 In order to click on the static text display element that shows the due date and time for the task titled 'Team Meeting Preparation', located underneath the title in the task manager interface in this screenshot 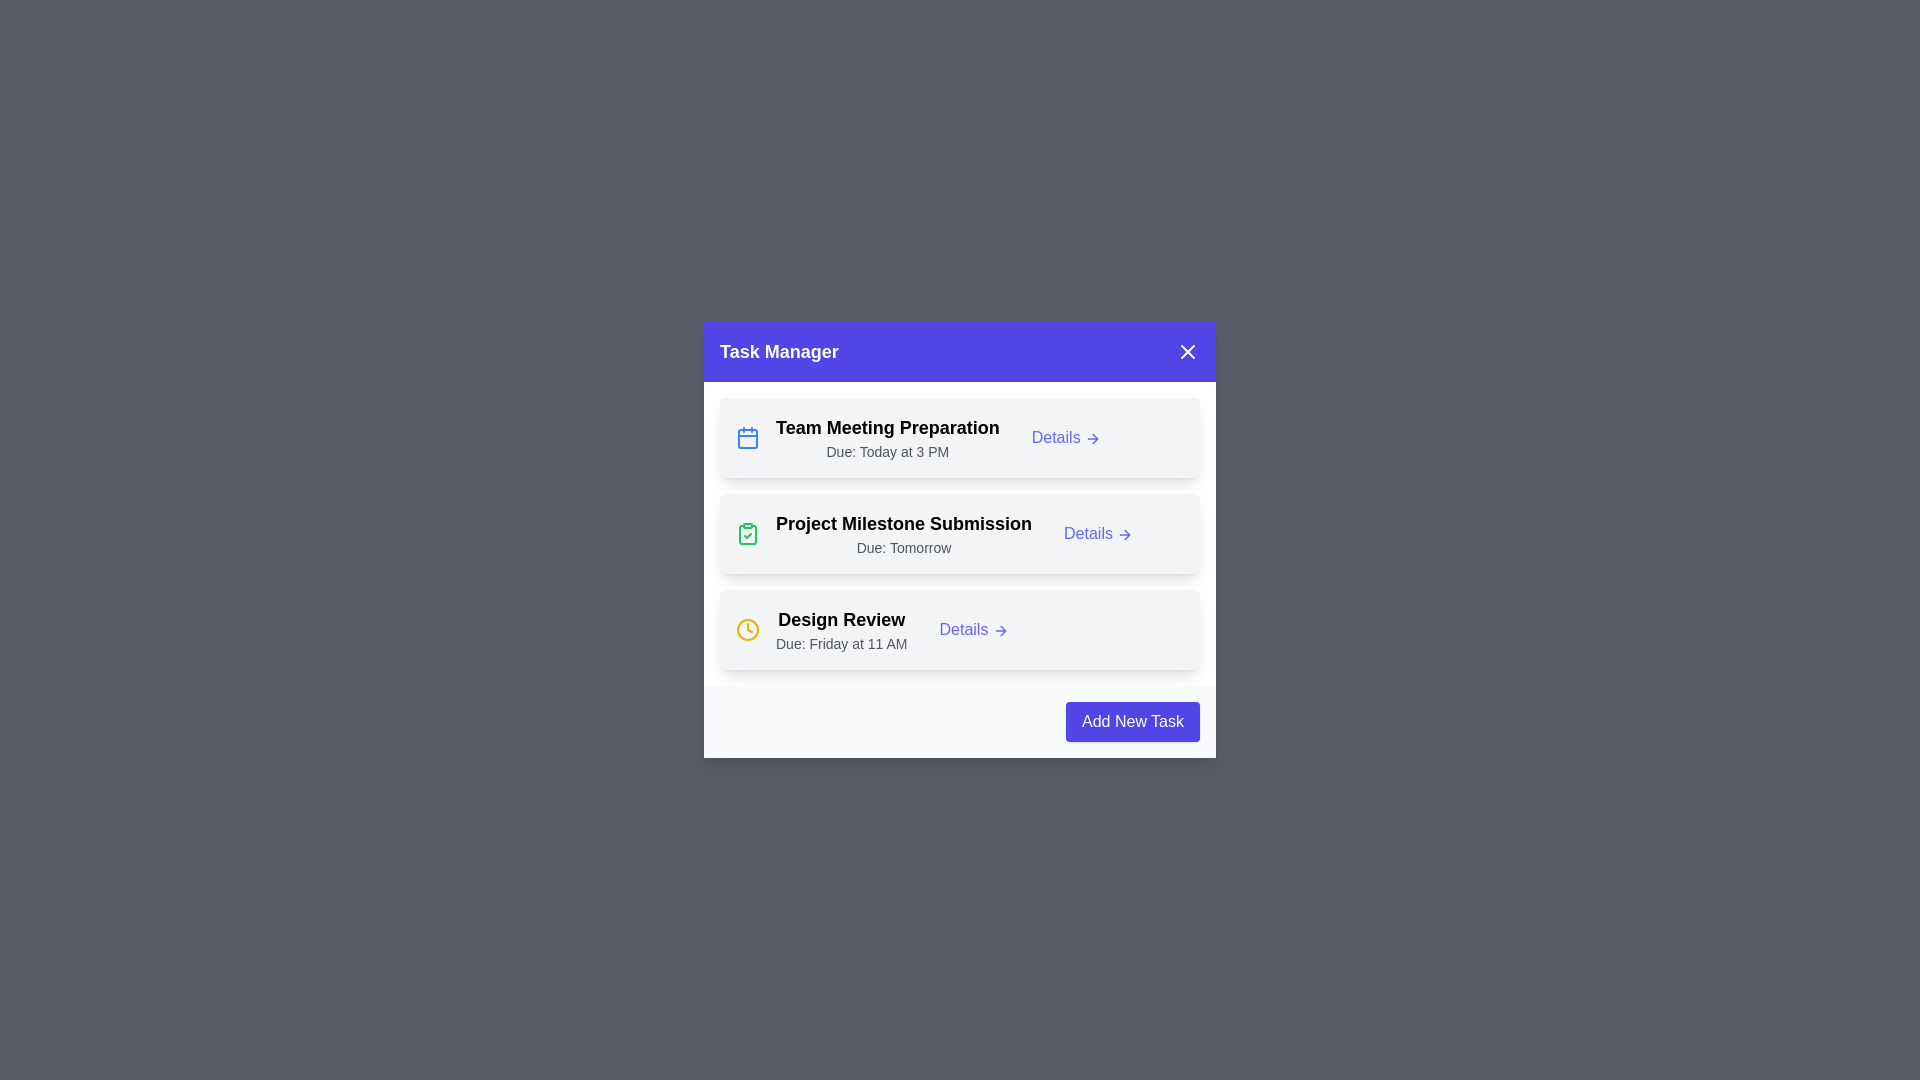, I will do `click(886, 451)`.